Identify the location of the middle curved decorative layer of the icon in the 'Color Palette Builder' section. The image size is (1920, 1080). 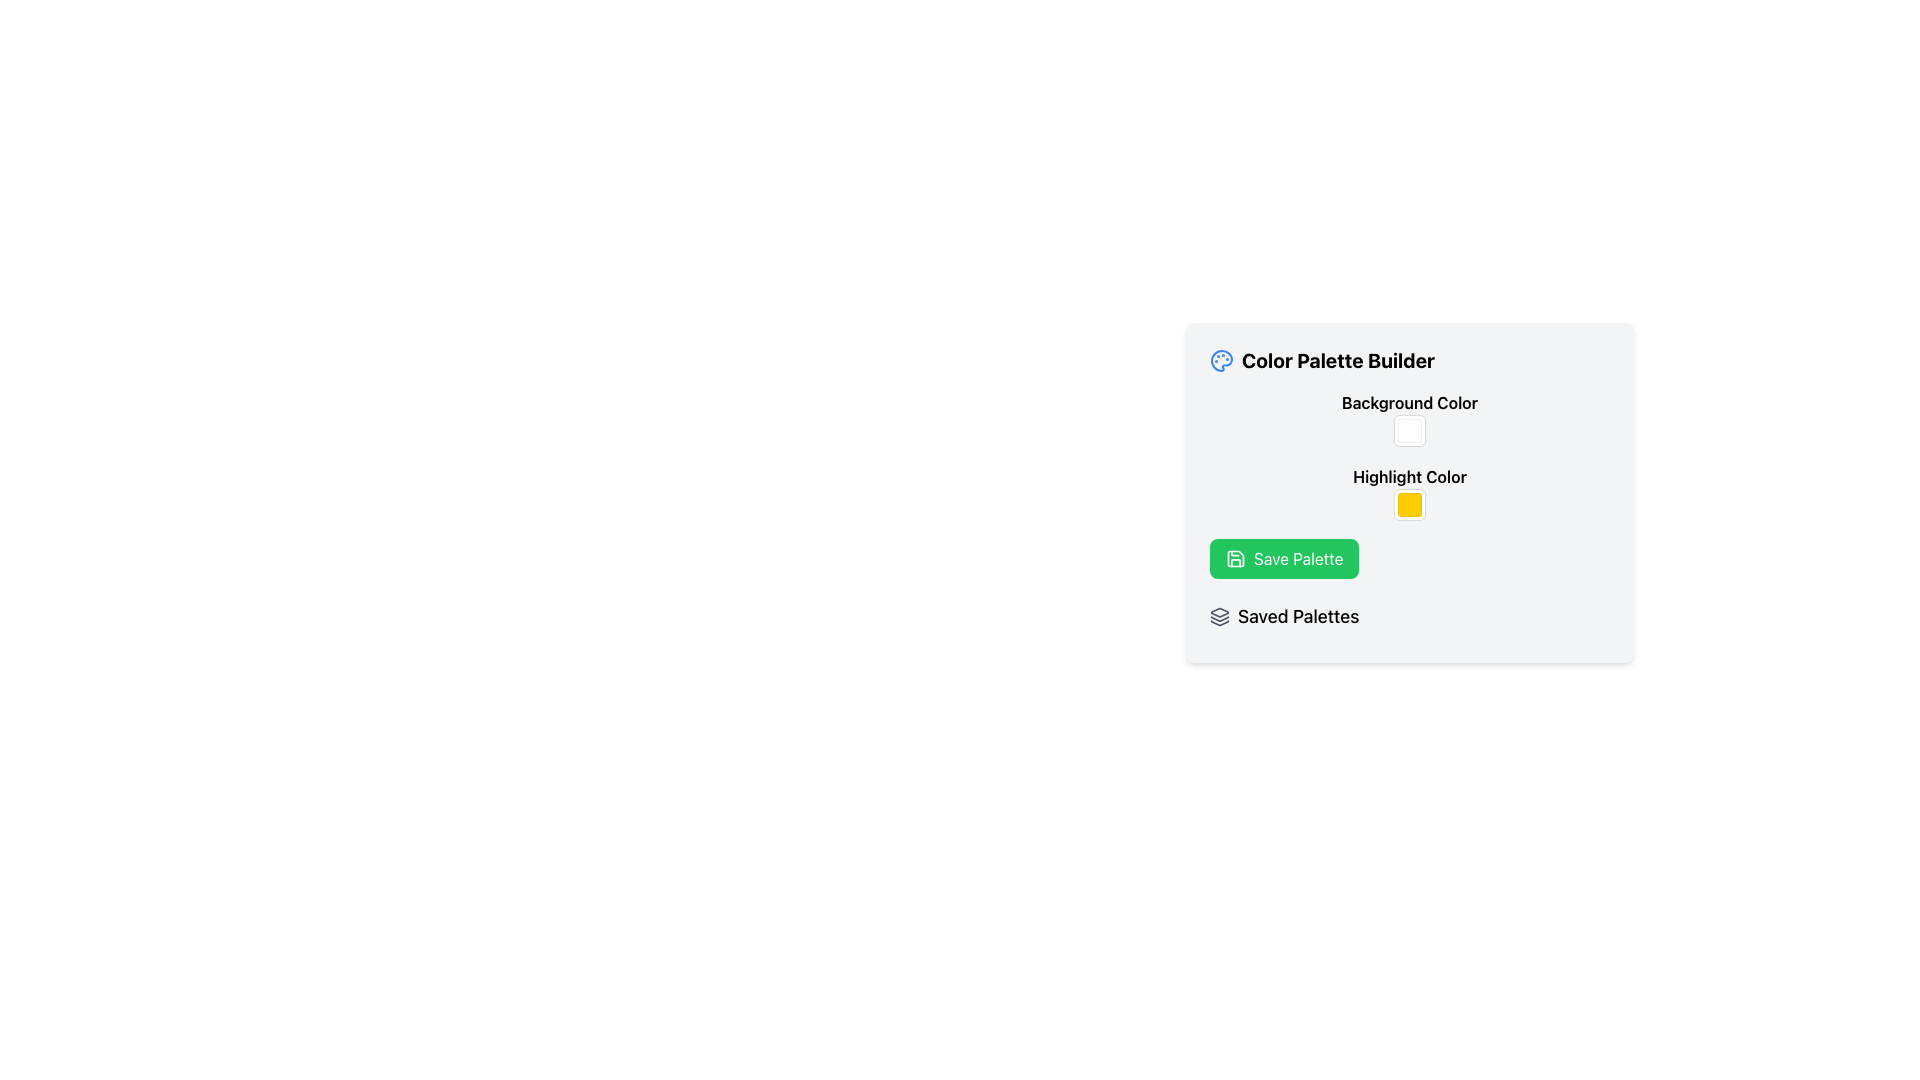
(1218, 617).